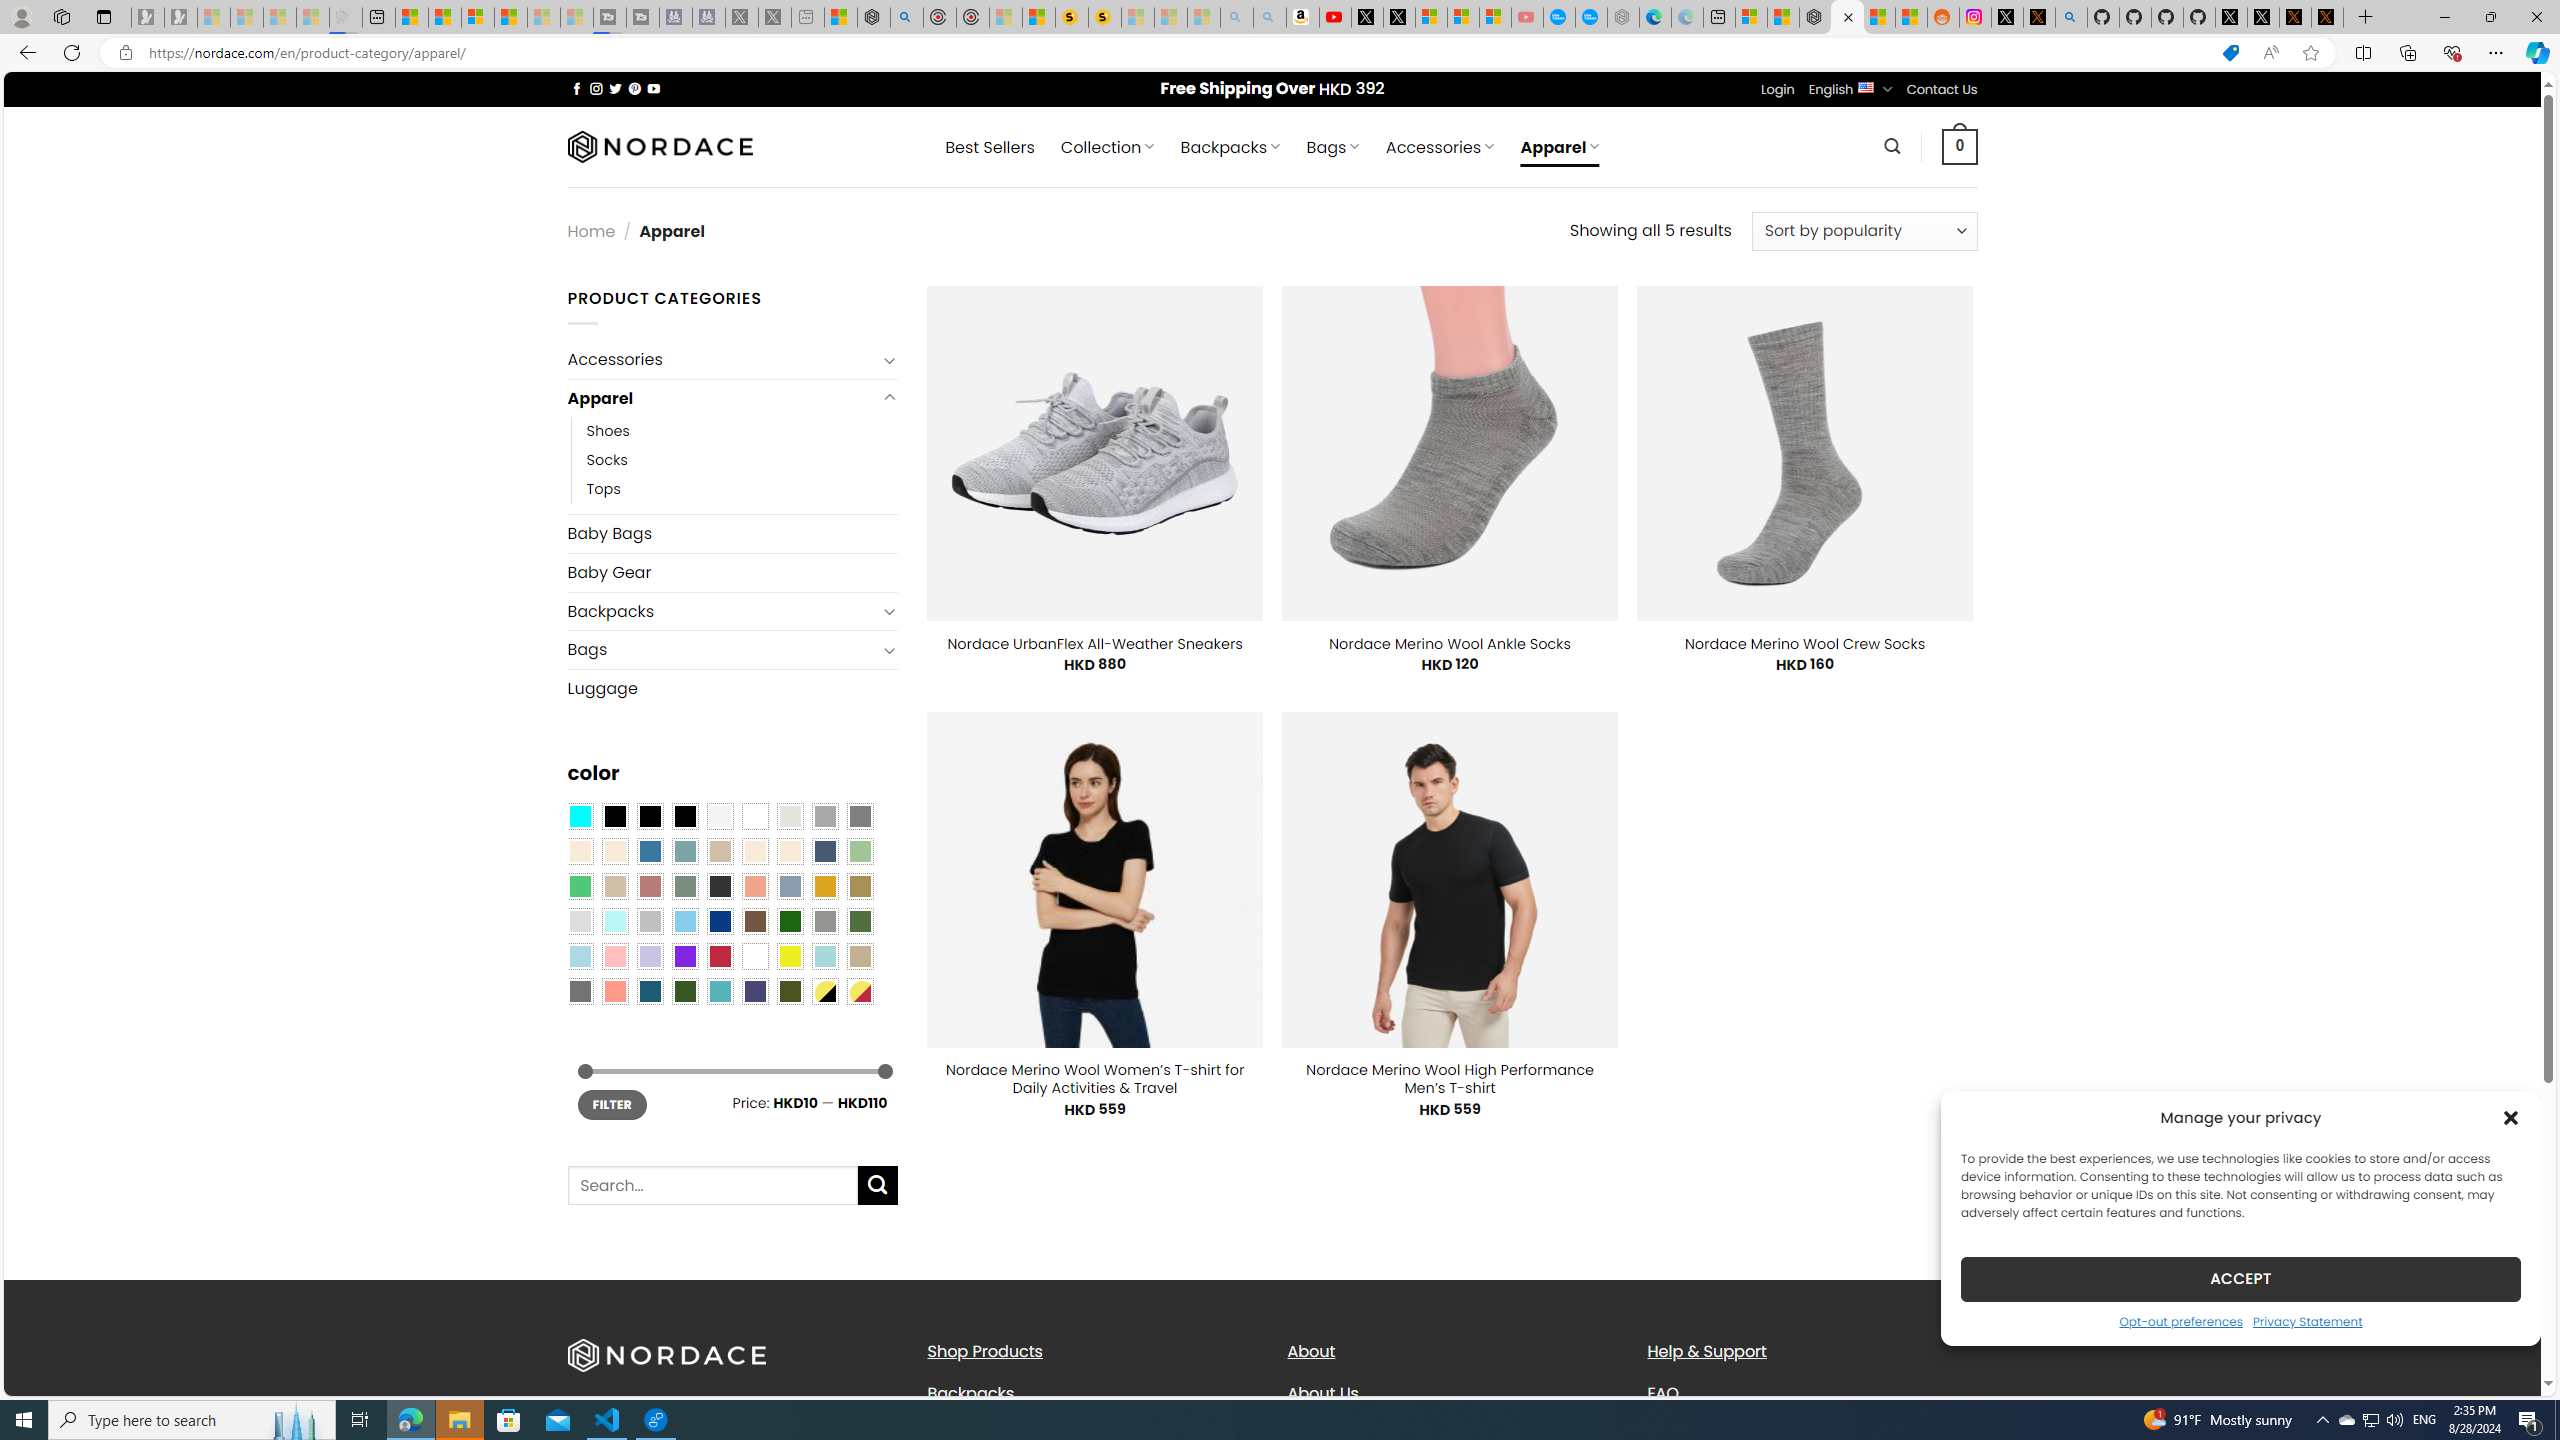 This screenshot has height=1440, width=2560. What do you see at coordinates (578, 815) in the screenshot?
I see `'Aqua Blue'` at bounding box center [578, 815].